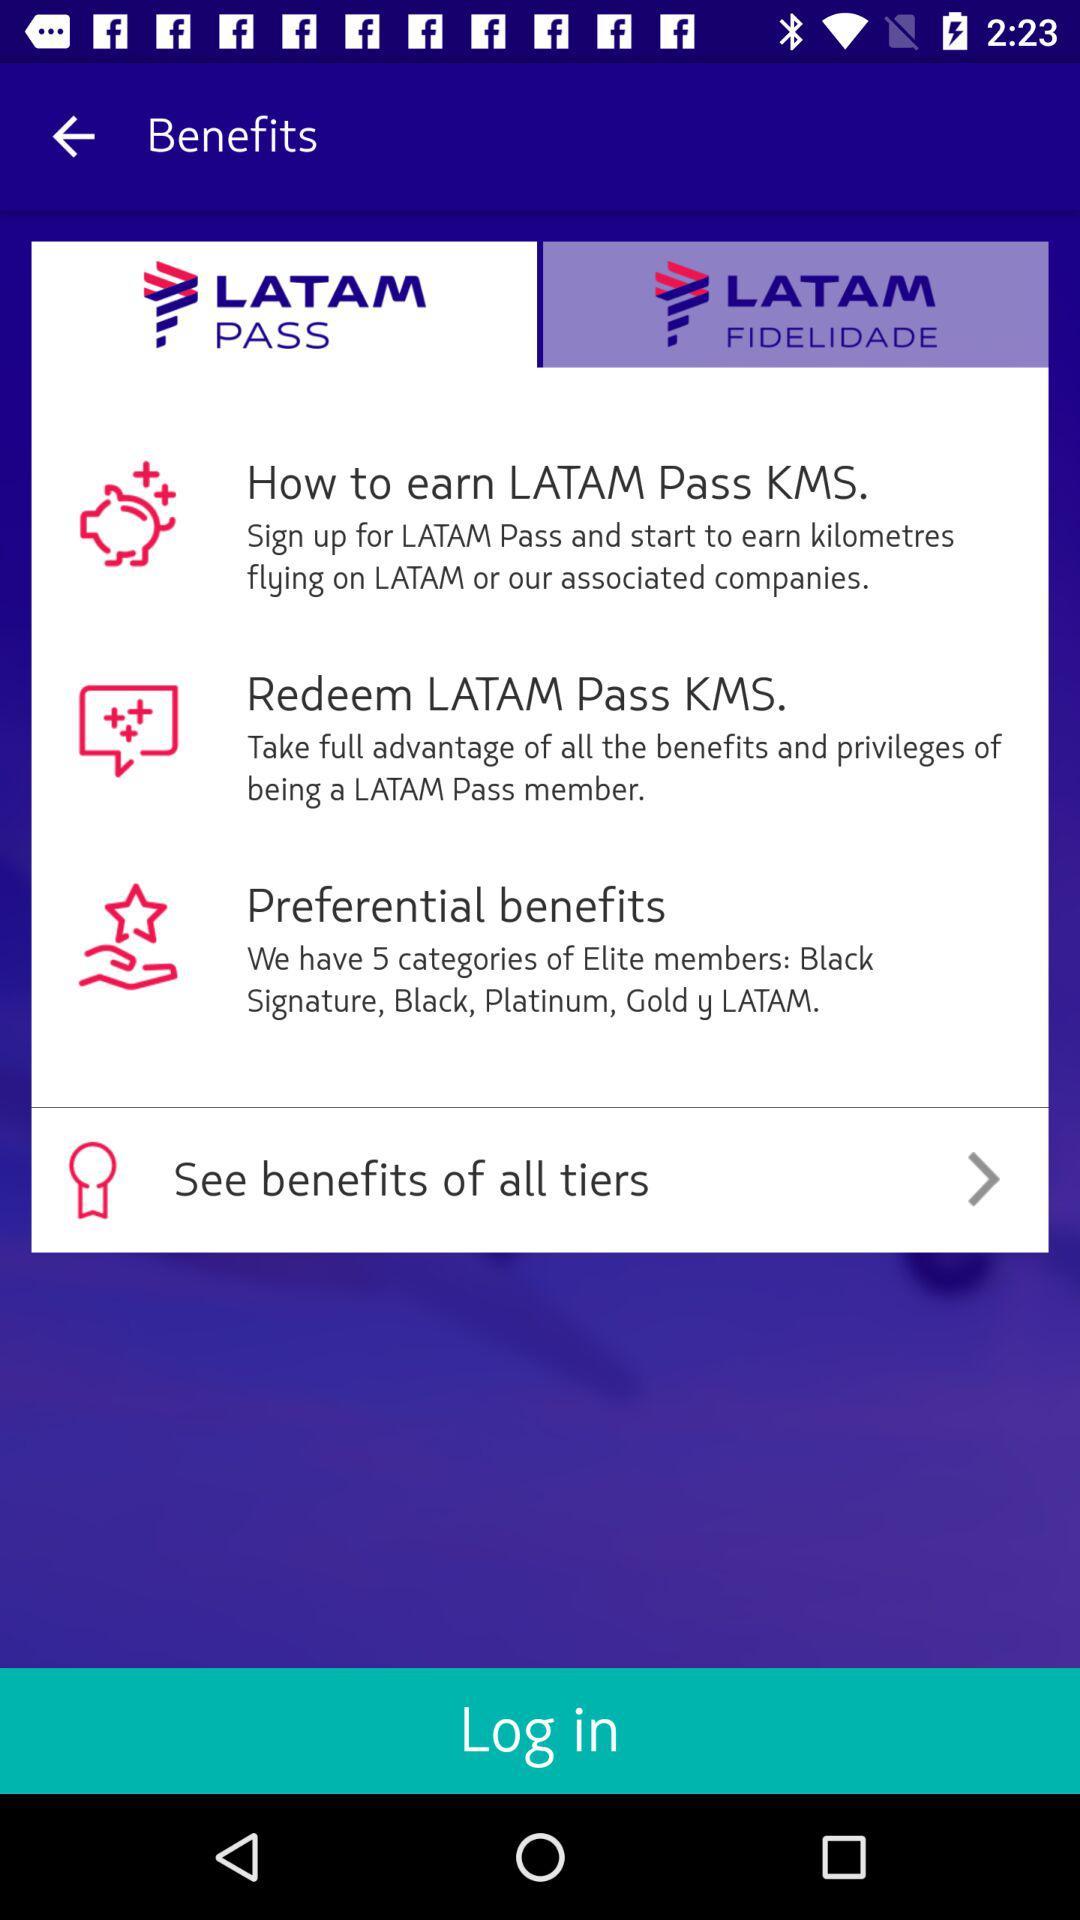  What do you see at coordinates (794, 304) in the screenshot?
I see `text along with logo beside latam pass` at bounding box center [794, 304].